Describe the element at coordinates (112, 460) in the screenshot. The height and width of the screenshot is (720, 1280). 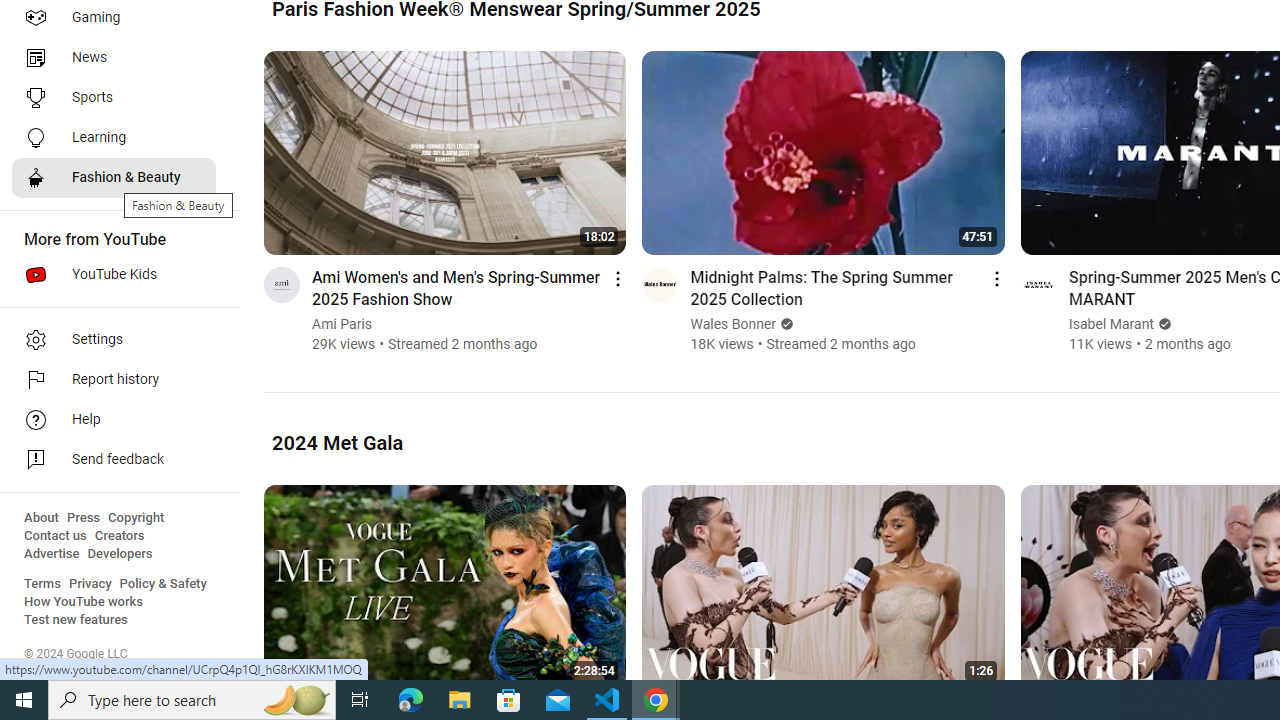
I see `'Send feedback'` at that location.